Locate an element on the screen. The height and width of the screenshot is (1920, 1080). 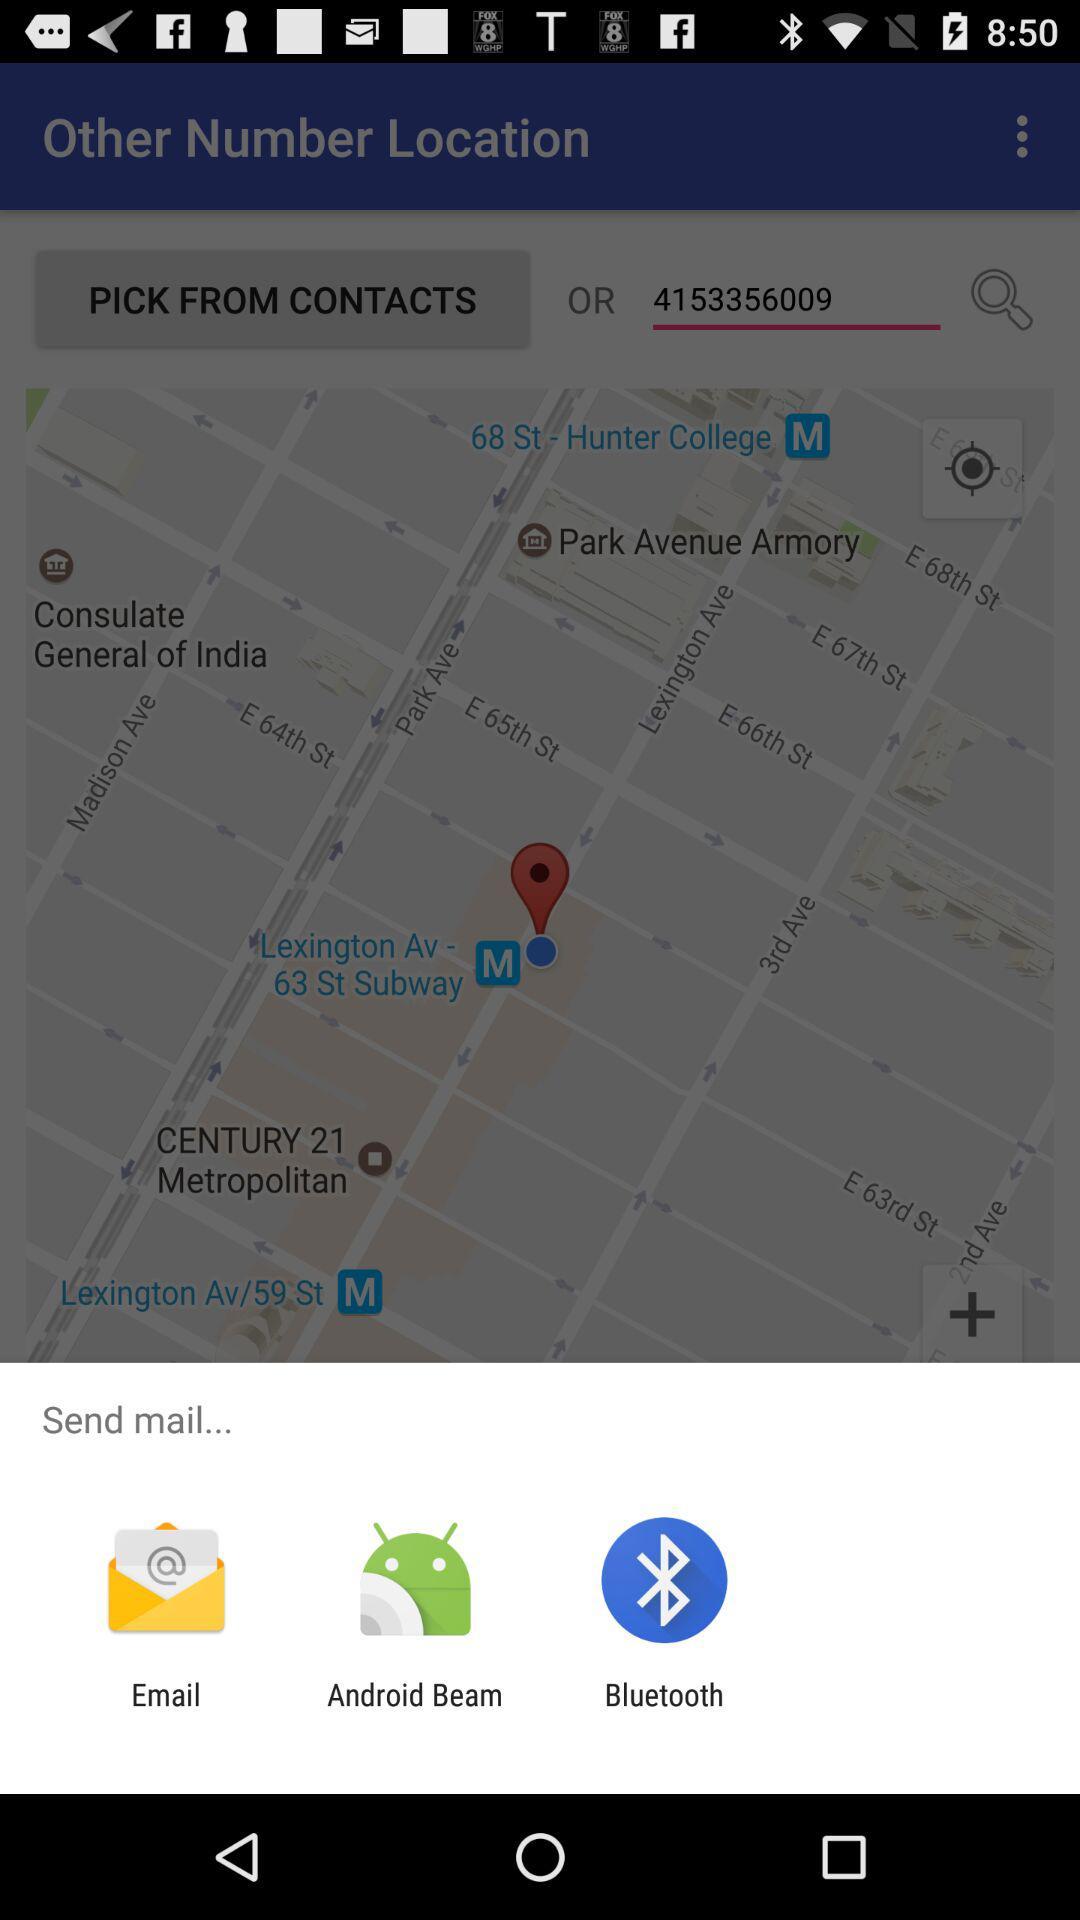
icon to the left of bluetooth app is located at coordinates (414, 1711).